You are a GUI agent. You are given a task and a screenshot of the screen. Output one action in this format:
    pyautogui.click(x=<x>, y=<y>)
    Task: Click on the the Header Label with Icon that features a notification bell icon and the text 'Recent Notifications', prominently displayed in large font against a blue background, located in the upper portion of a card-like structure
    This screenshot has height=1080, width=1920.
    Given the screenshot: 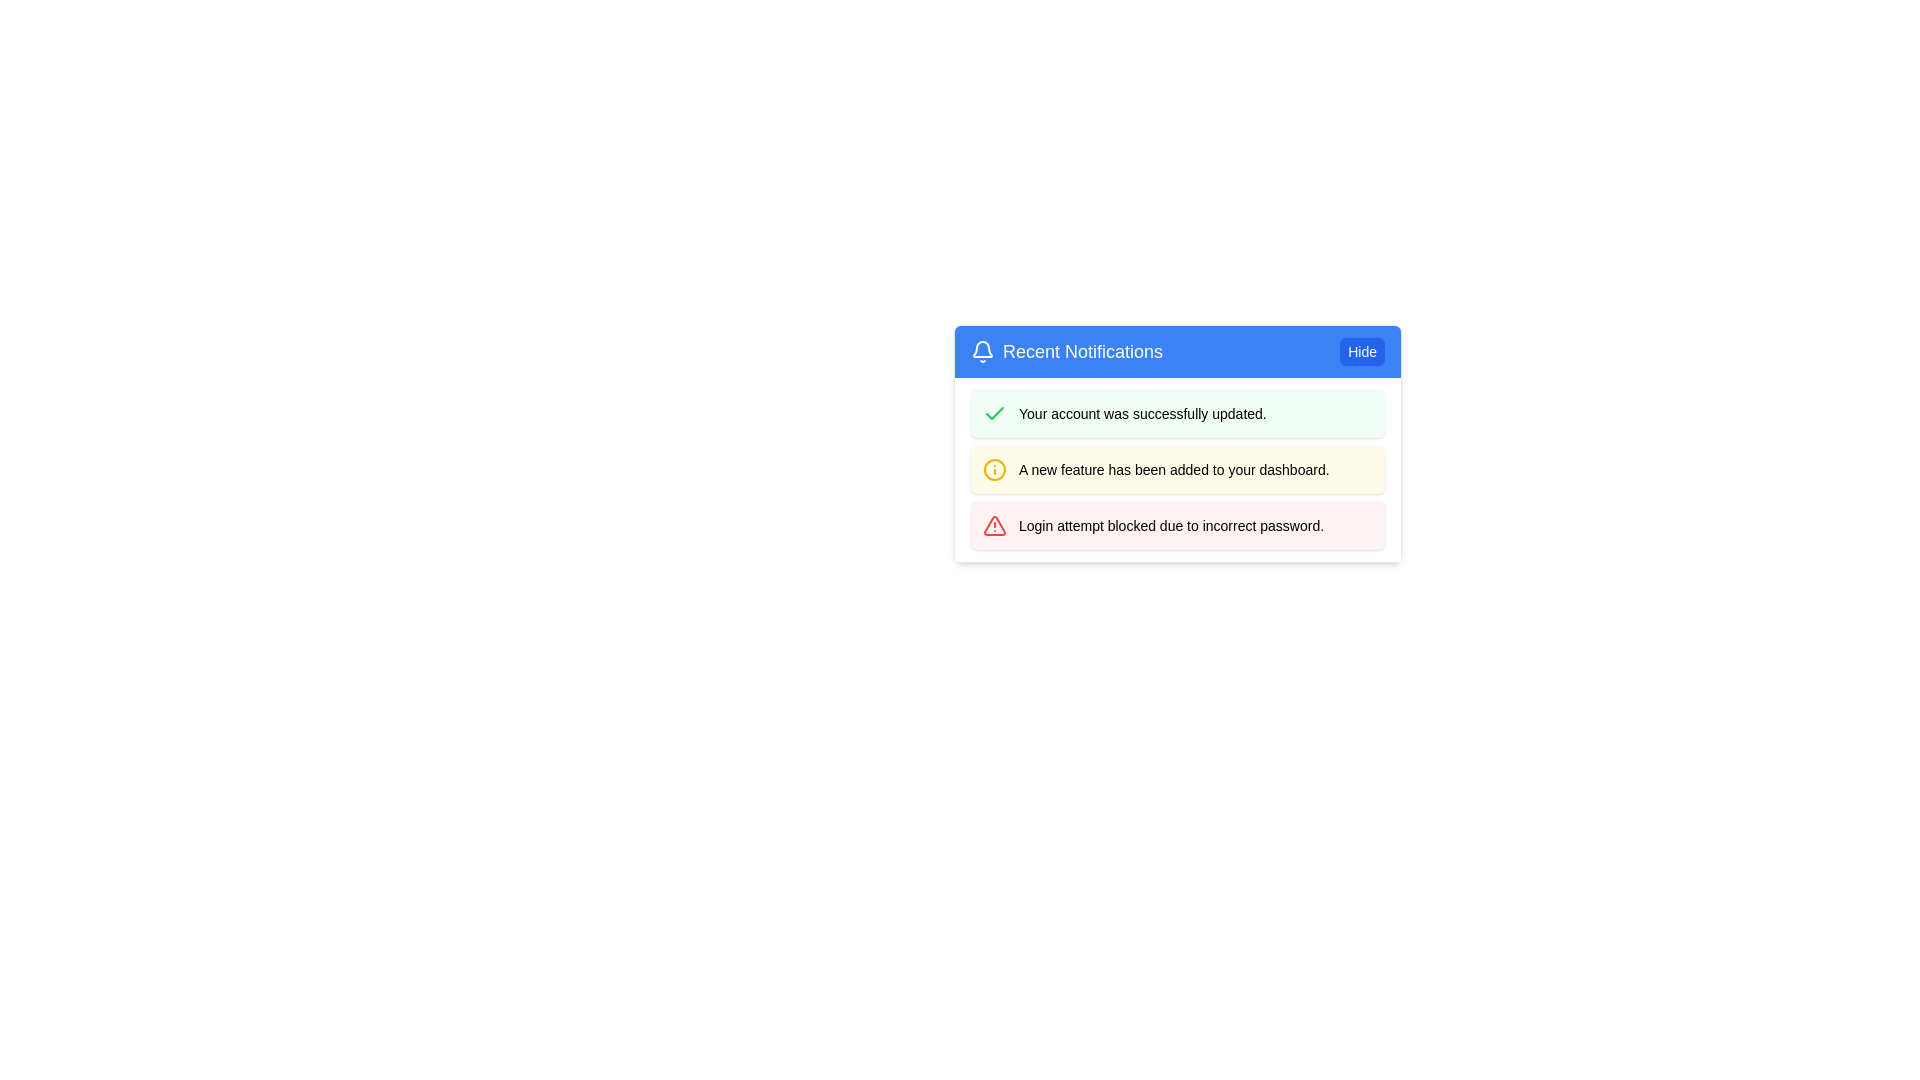 What is the action you would take?
    pyautogui.click(x=1065, y=350)
    